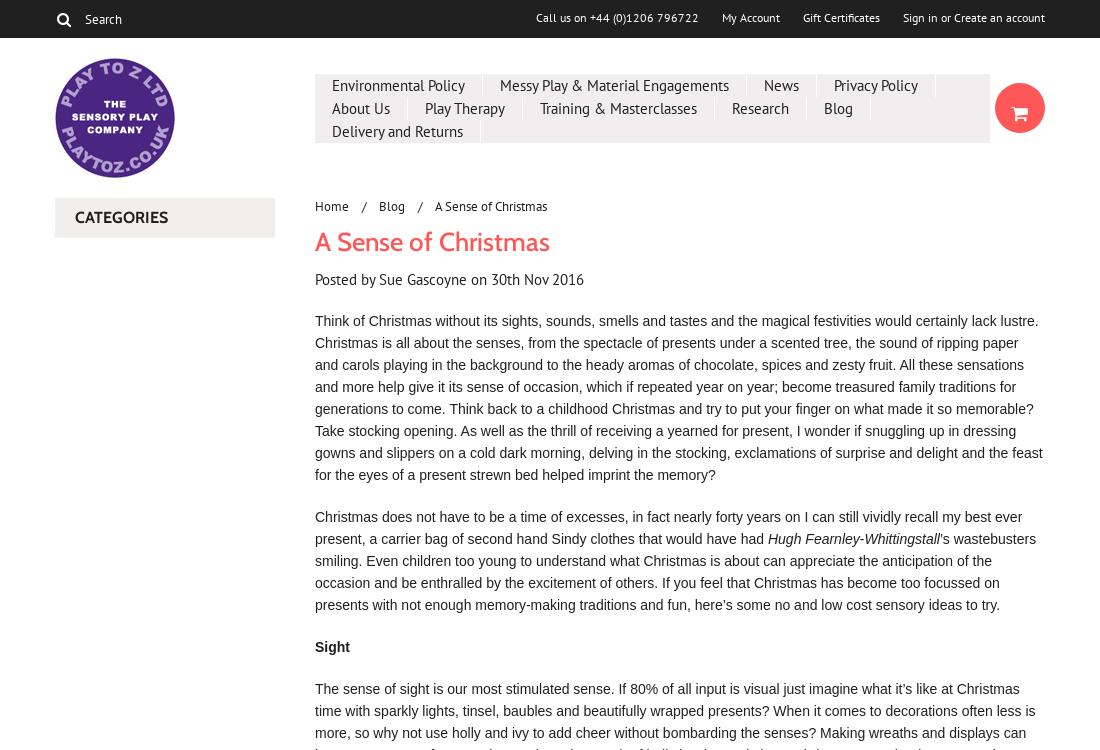  I want to click on 'Delivery and Returns', so click(397, 130).